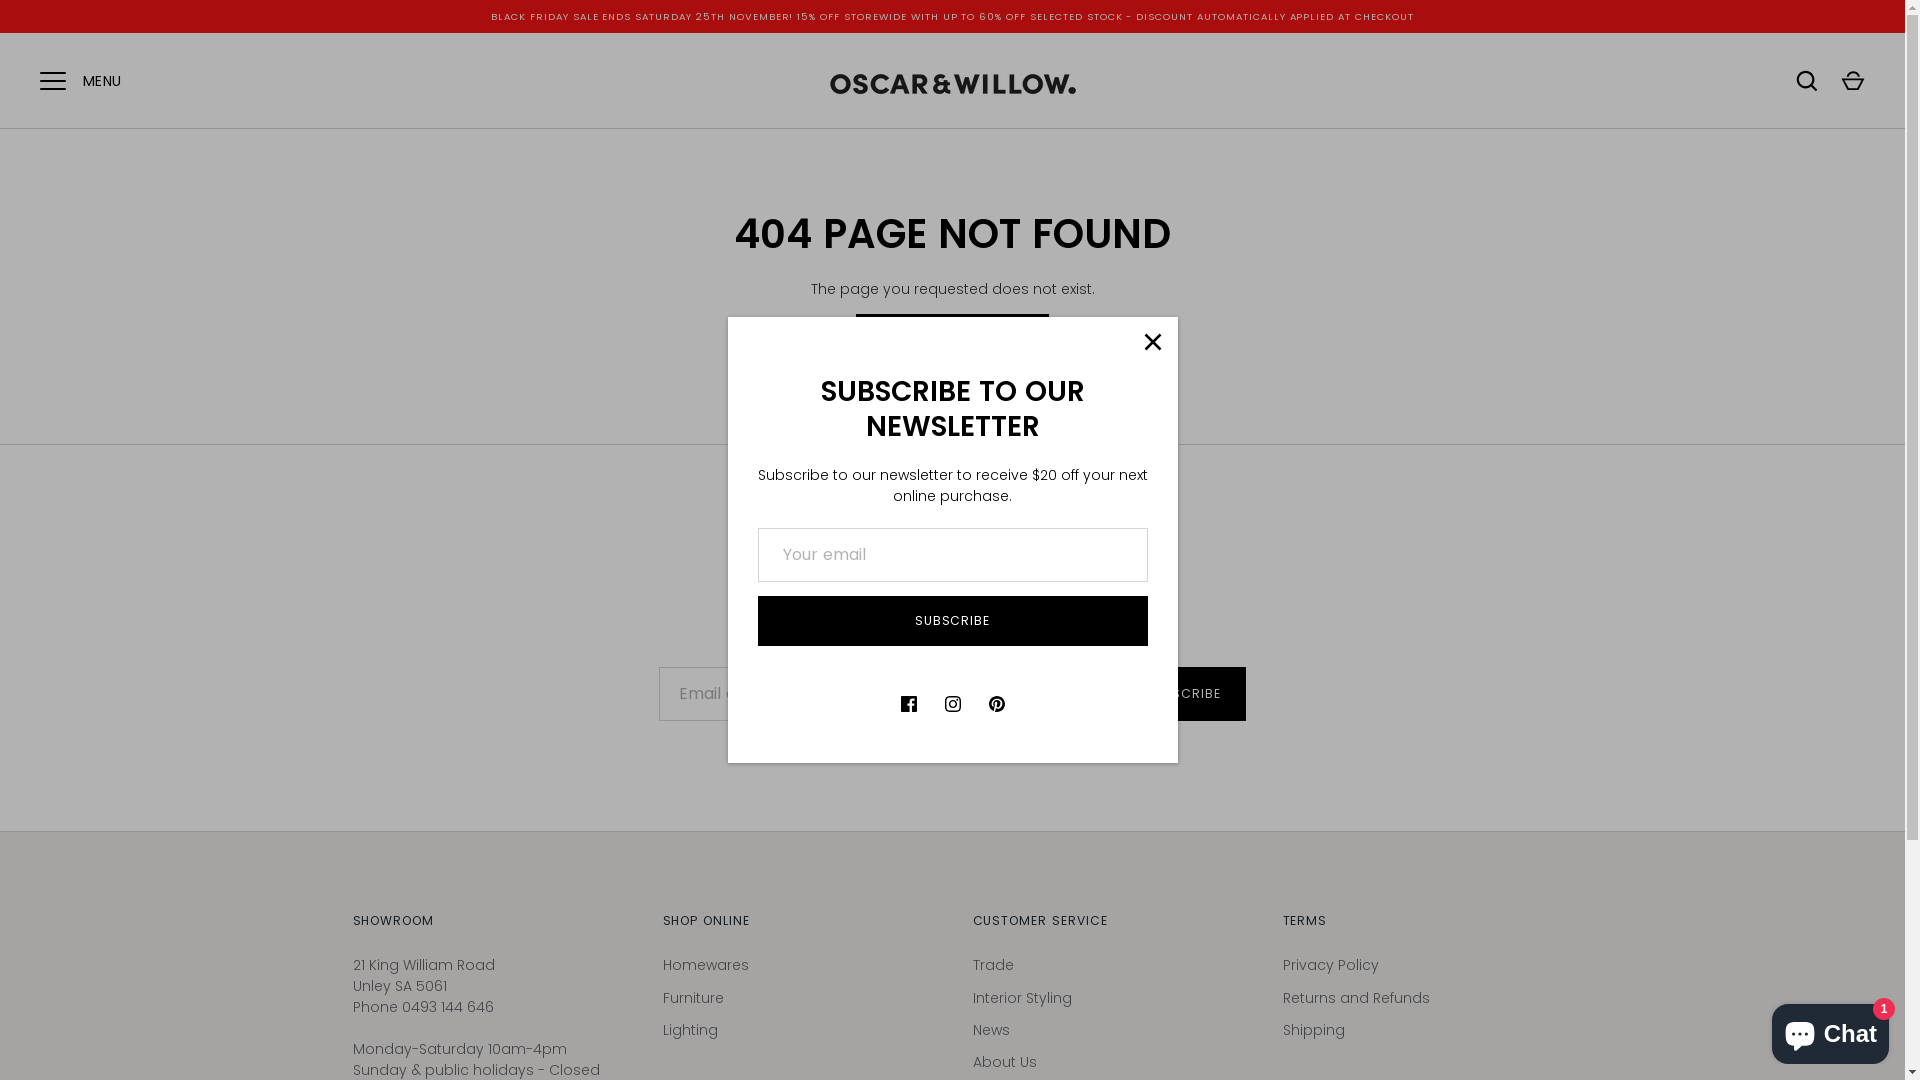  I want to click on 'Furniture', so click(692, 998).